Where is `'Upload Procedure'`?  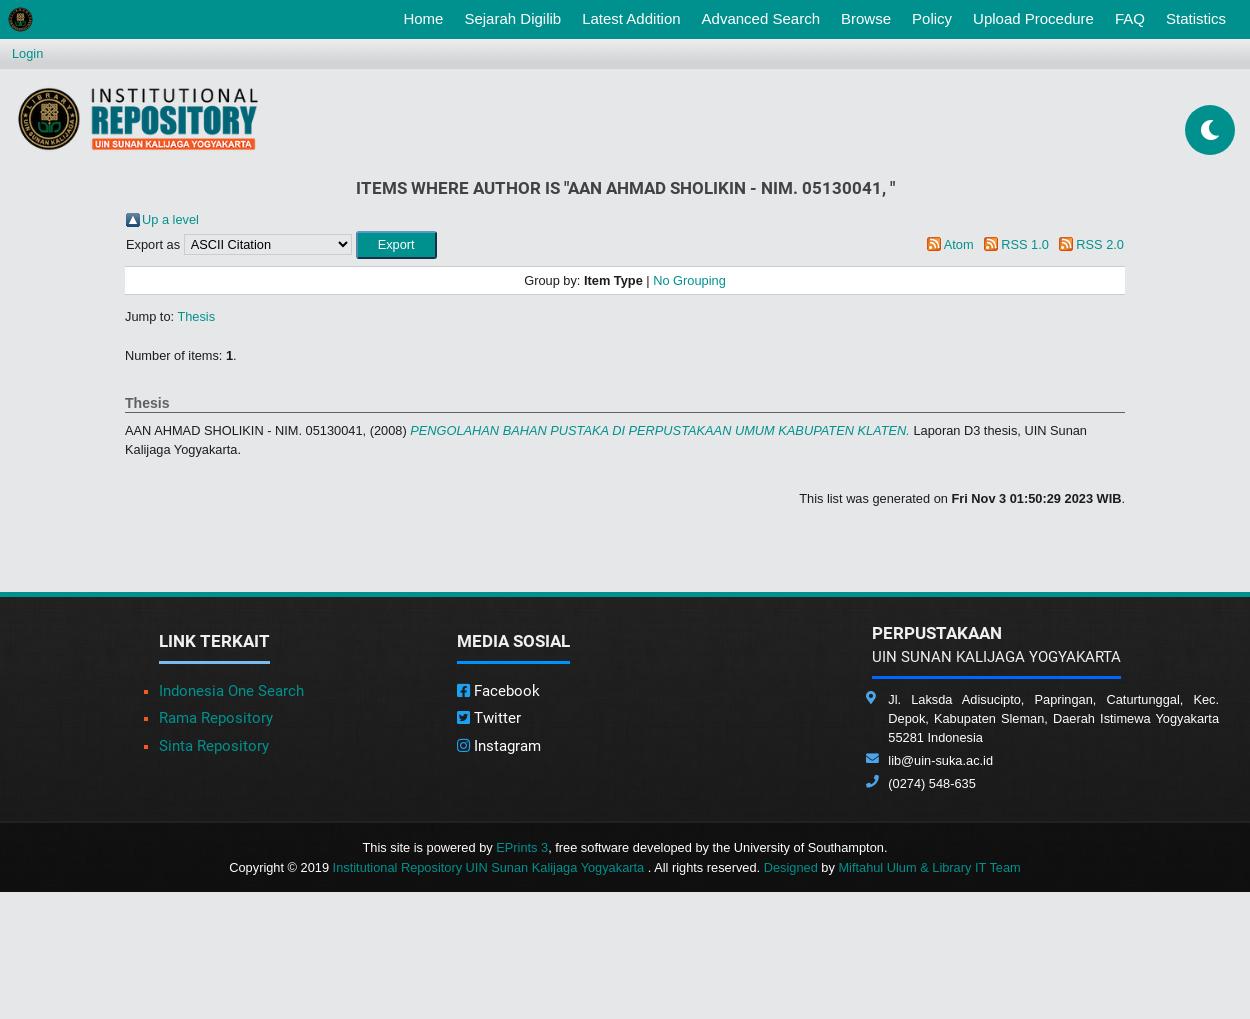 'Upload Procedure' is located at coordinates (1033, 17).